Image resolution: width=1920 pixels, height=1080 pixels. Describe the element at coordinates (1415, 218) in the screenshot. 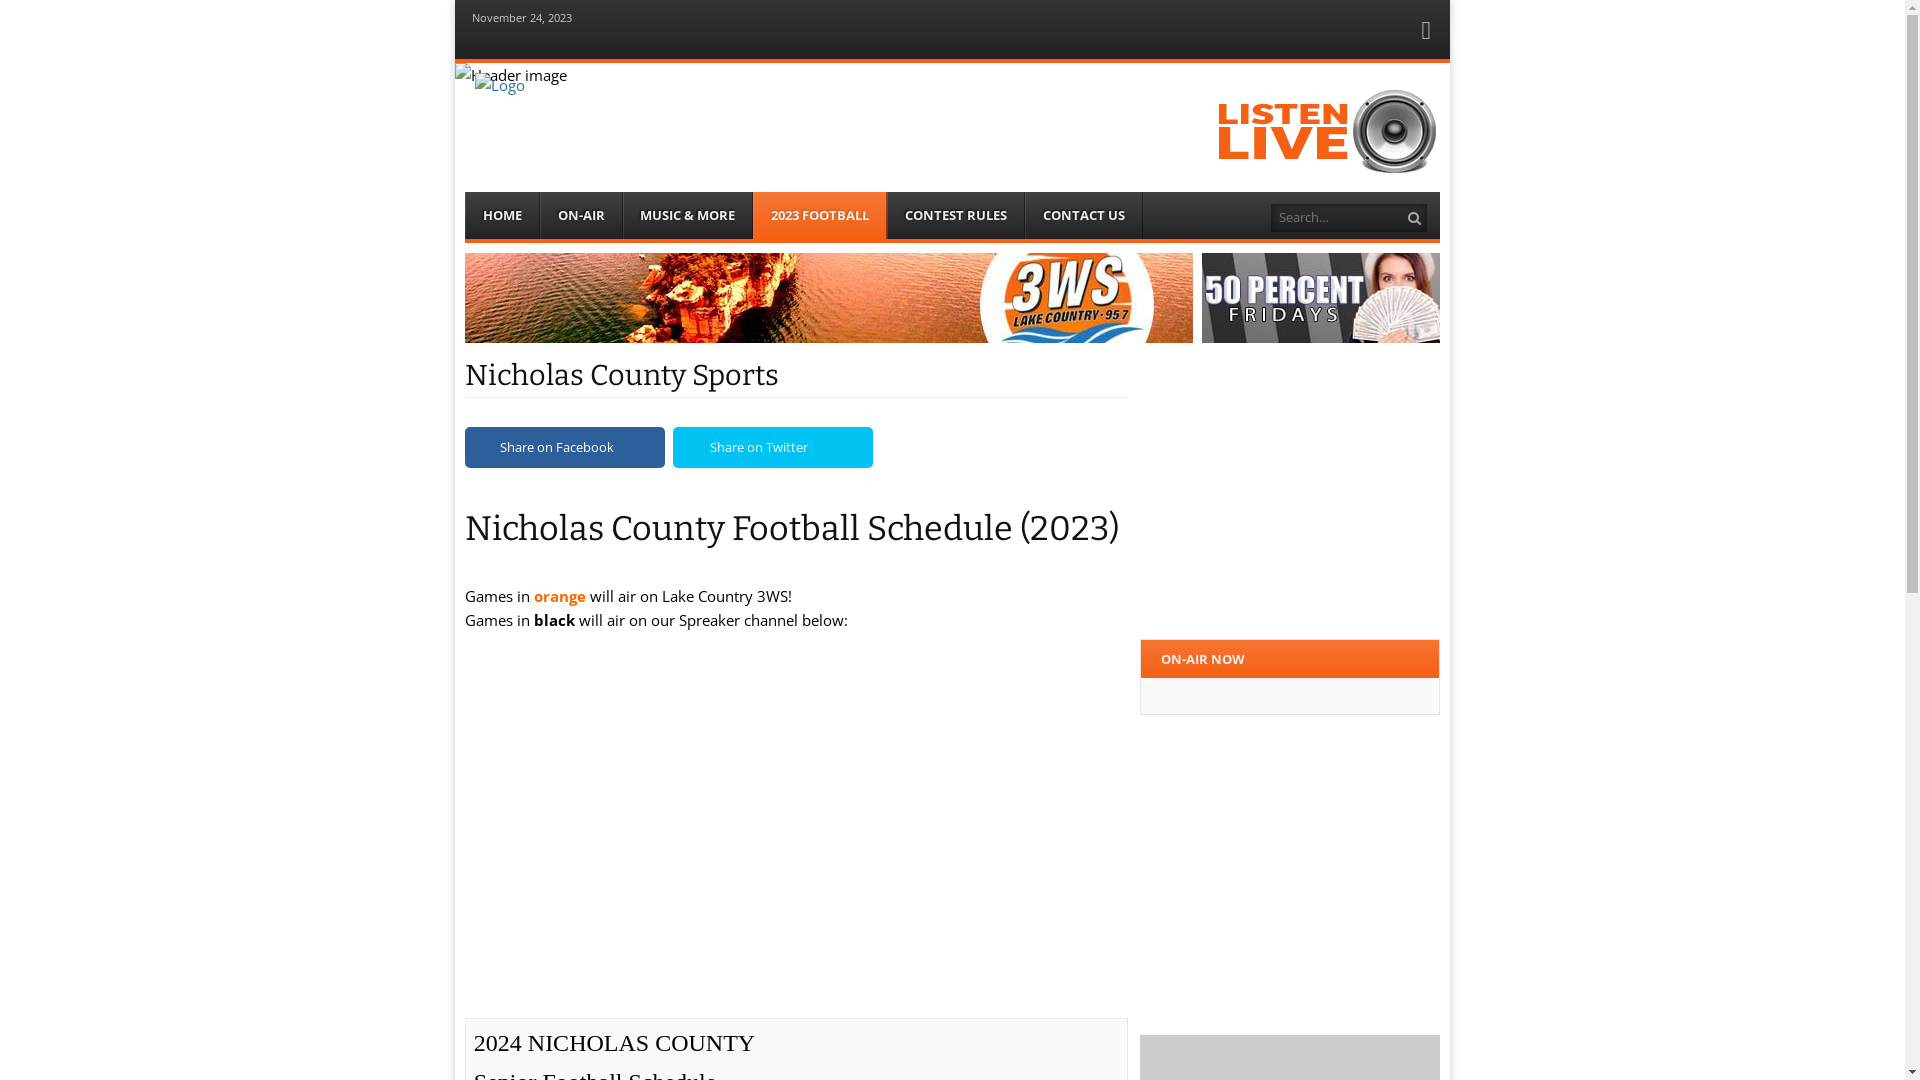

I see `'Go'` at that location.